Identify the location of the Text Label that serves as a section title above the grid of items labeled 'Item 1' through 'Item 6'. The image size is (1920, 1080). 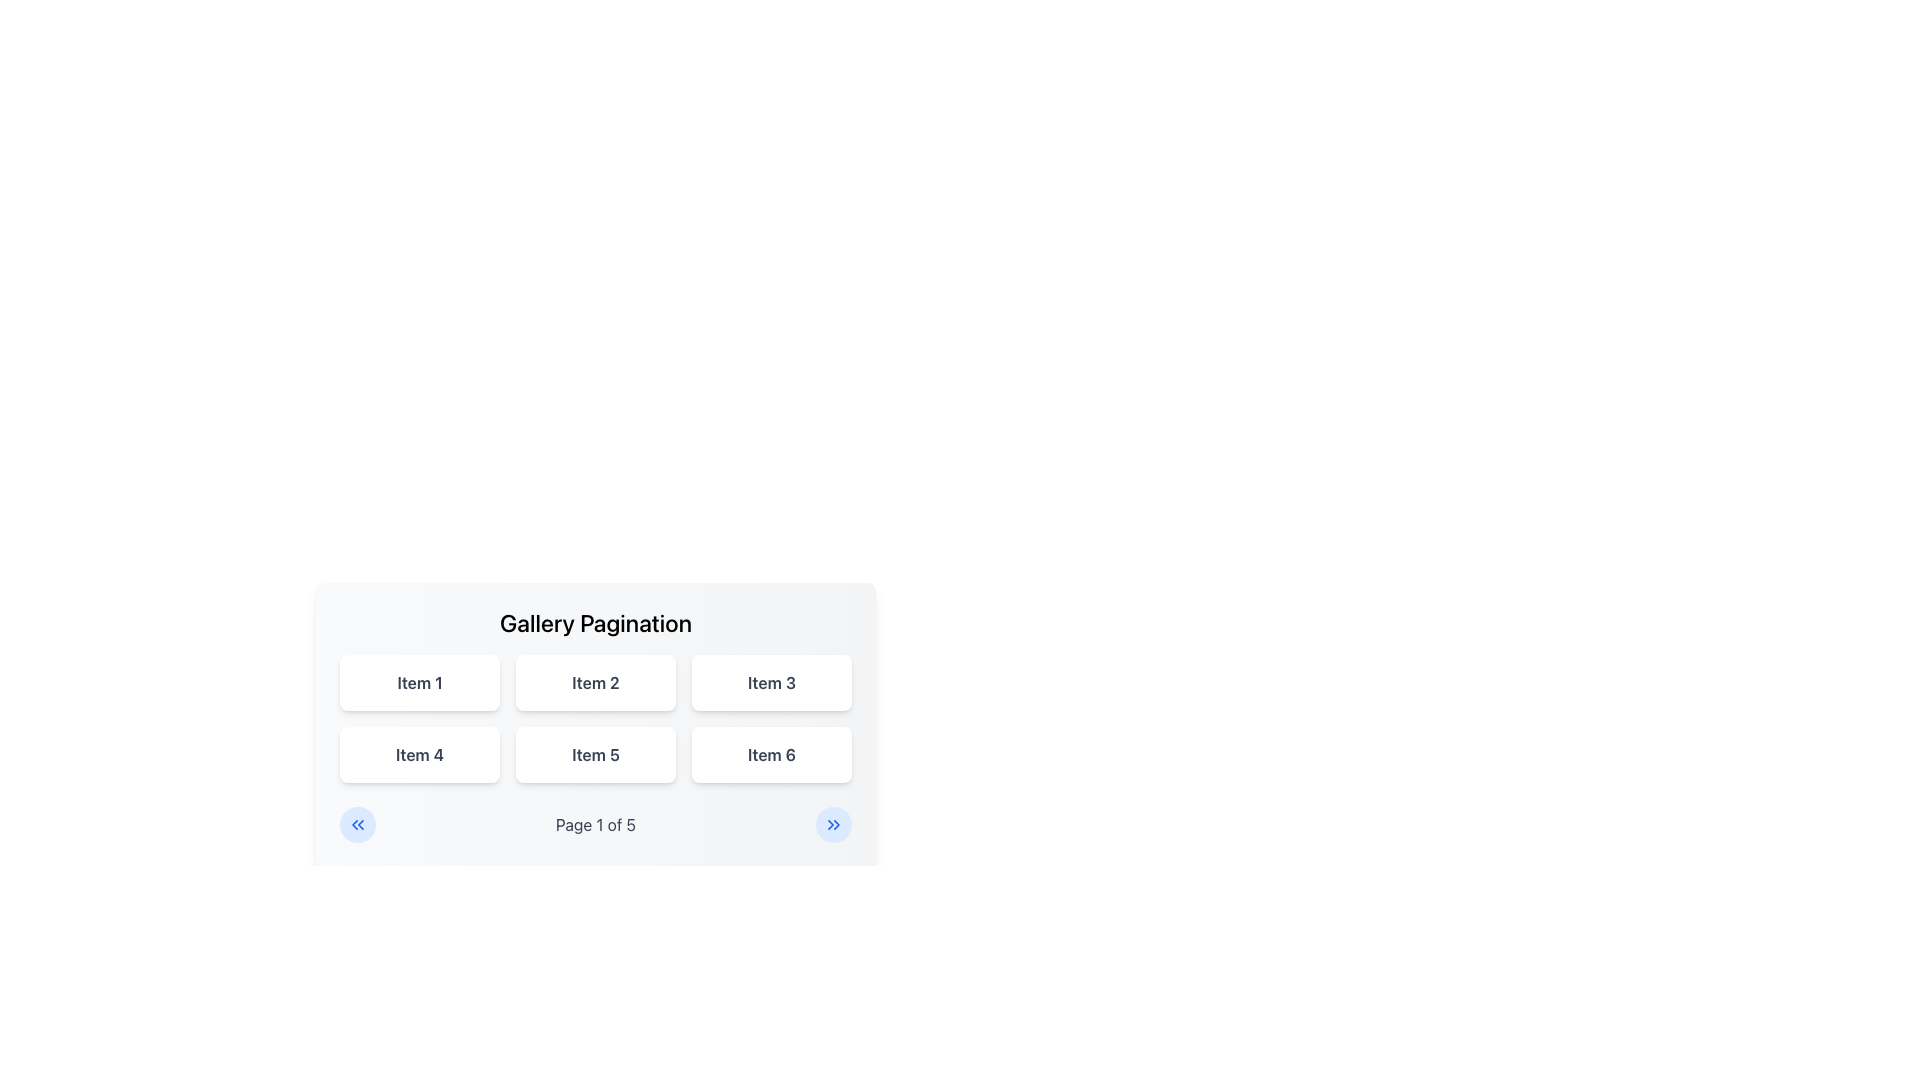
(594, 622).